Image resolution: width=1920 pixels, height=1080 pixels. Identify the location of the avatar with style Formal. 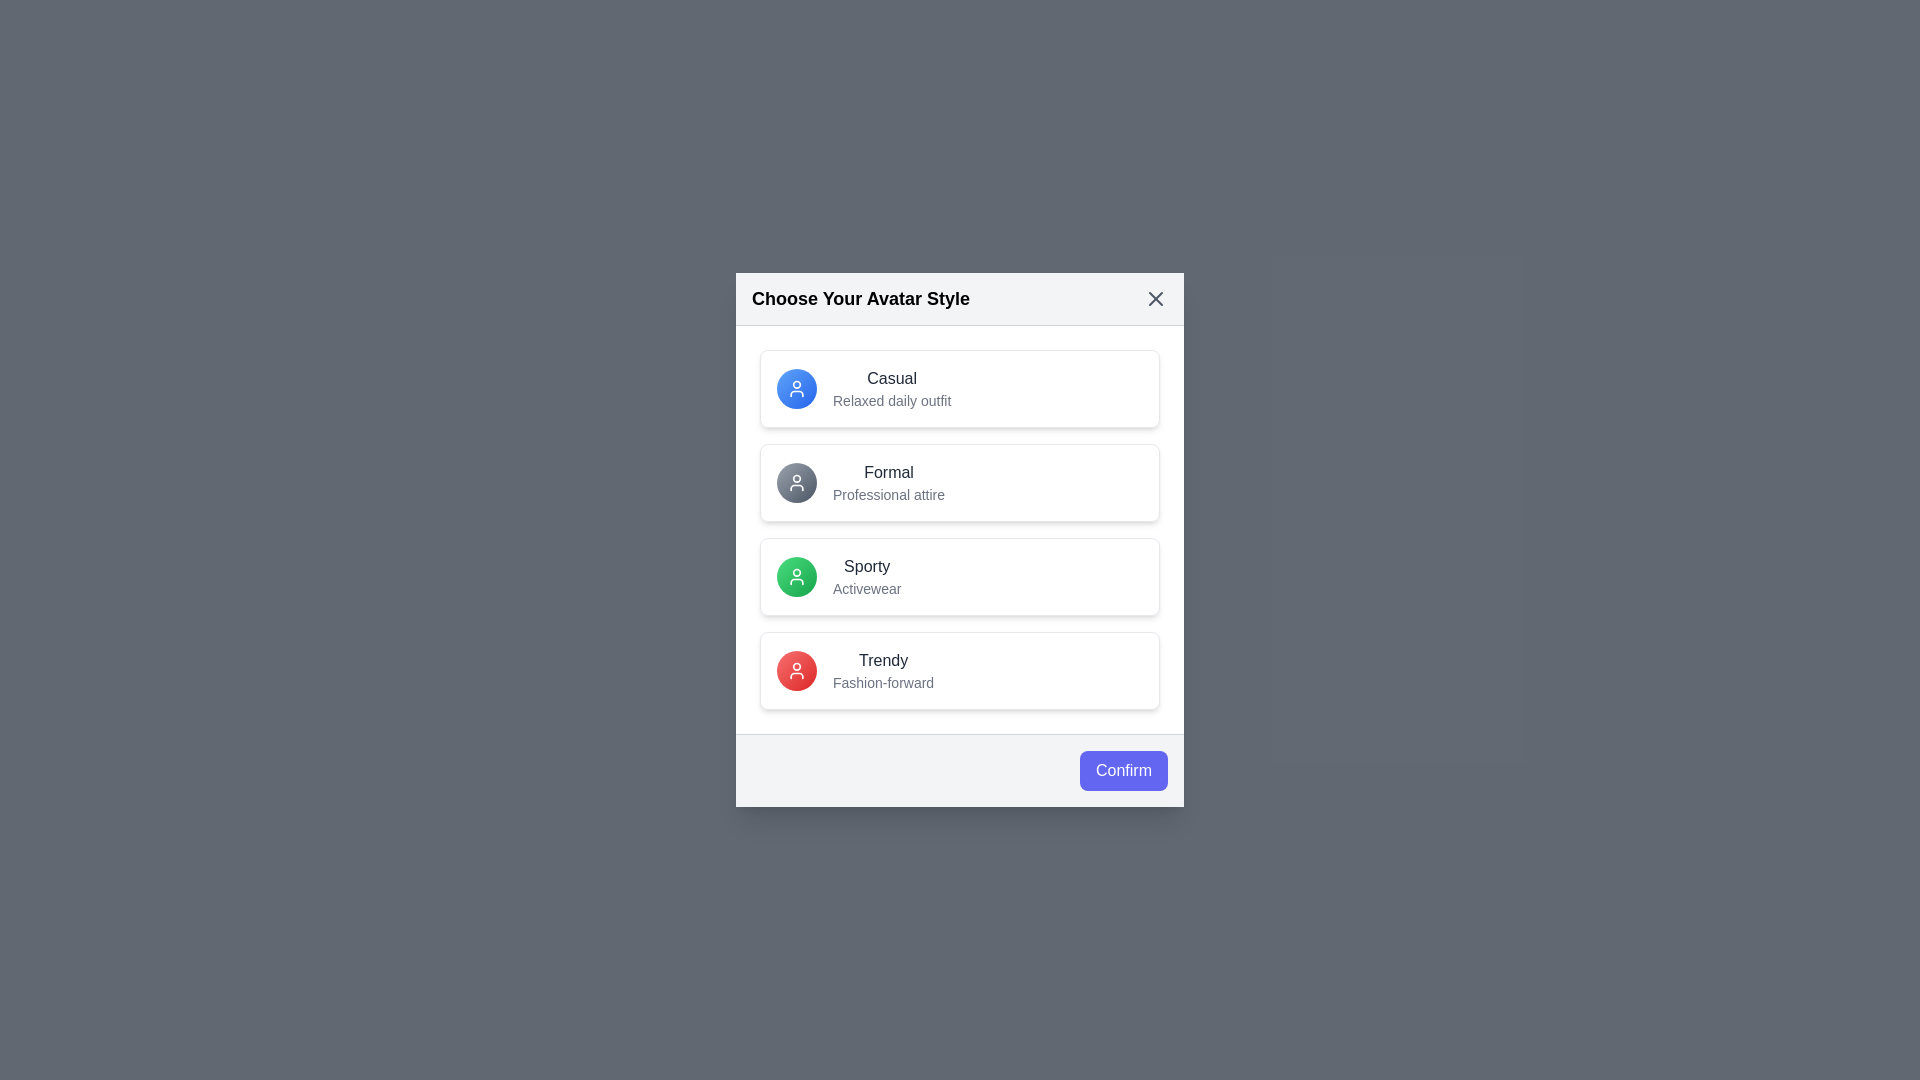
(960, 482).